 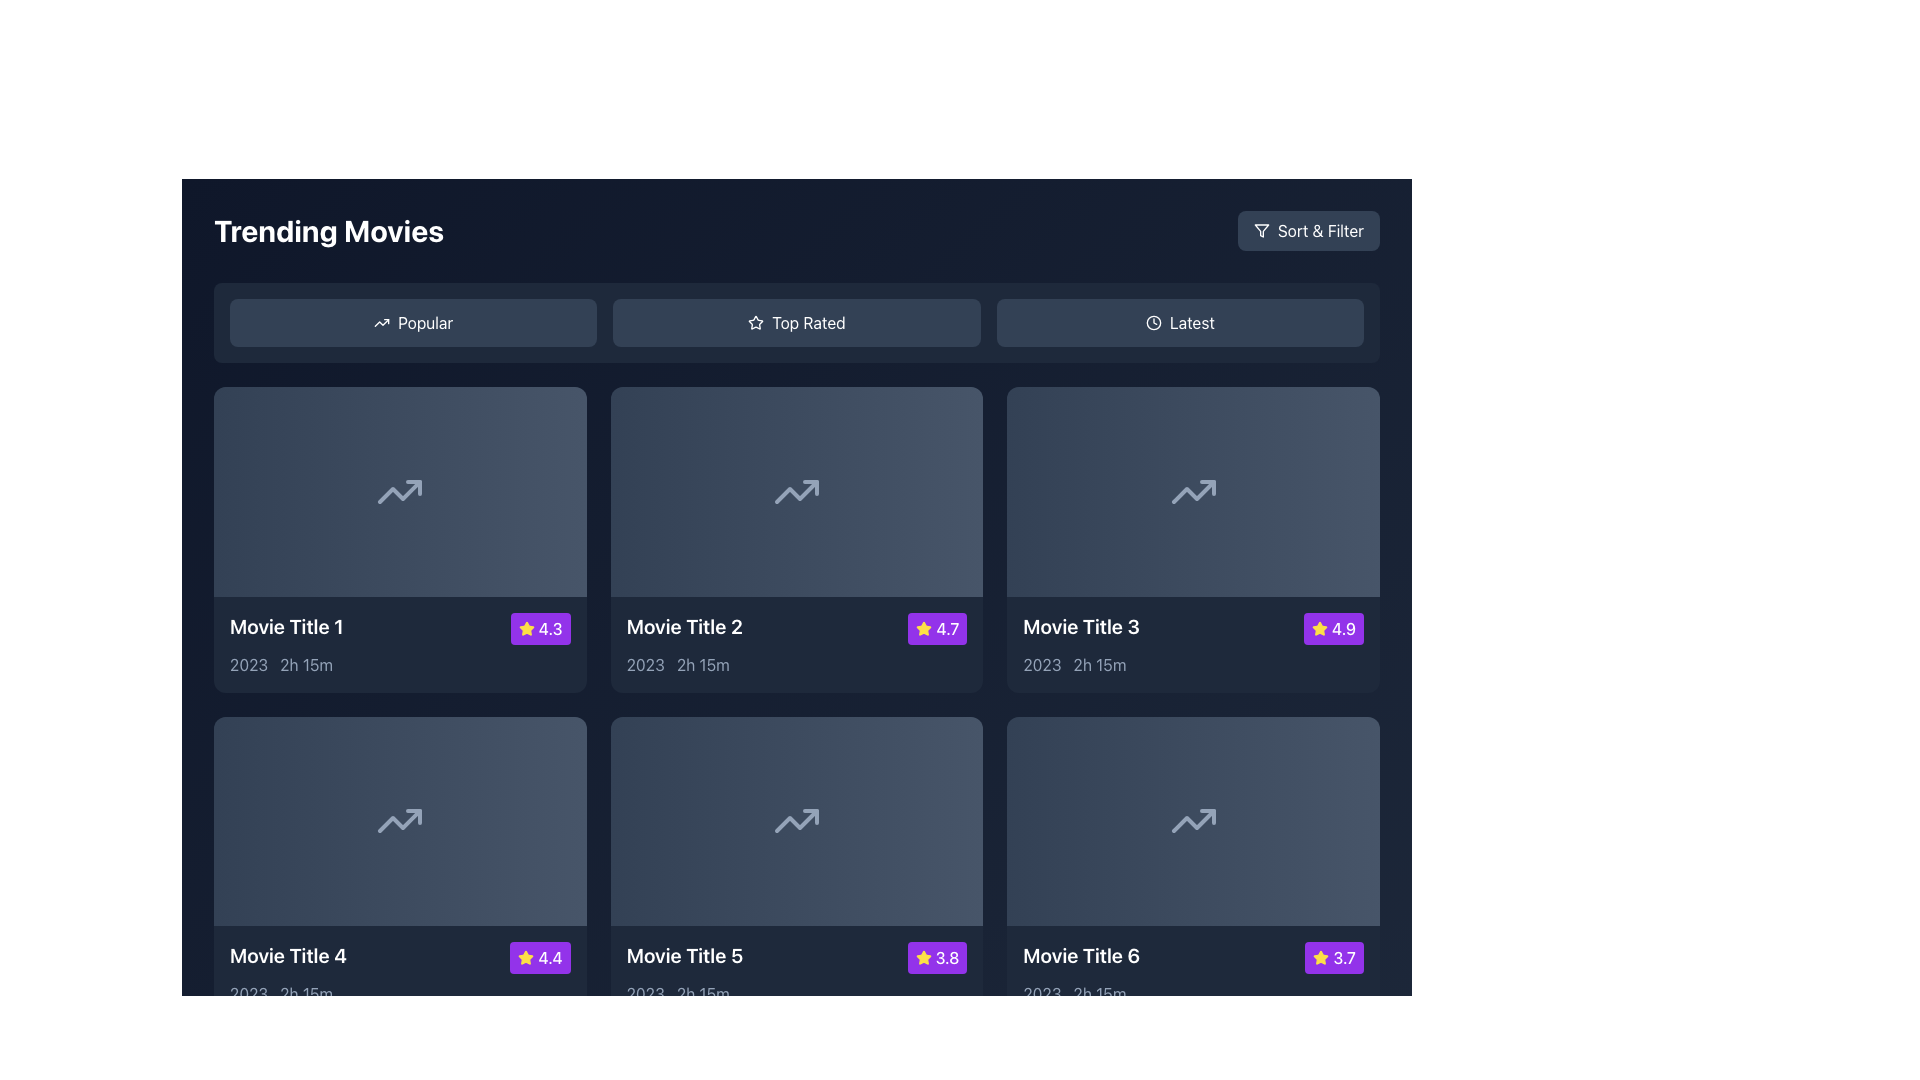 What do you see at coordinates (1098, 664) in the screenshot?
I see `the static text label that conveys the duration of a movie, located to the right of the text '2023' and below 'Movie Title 3'` at bounding box center [1098, 664].